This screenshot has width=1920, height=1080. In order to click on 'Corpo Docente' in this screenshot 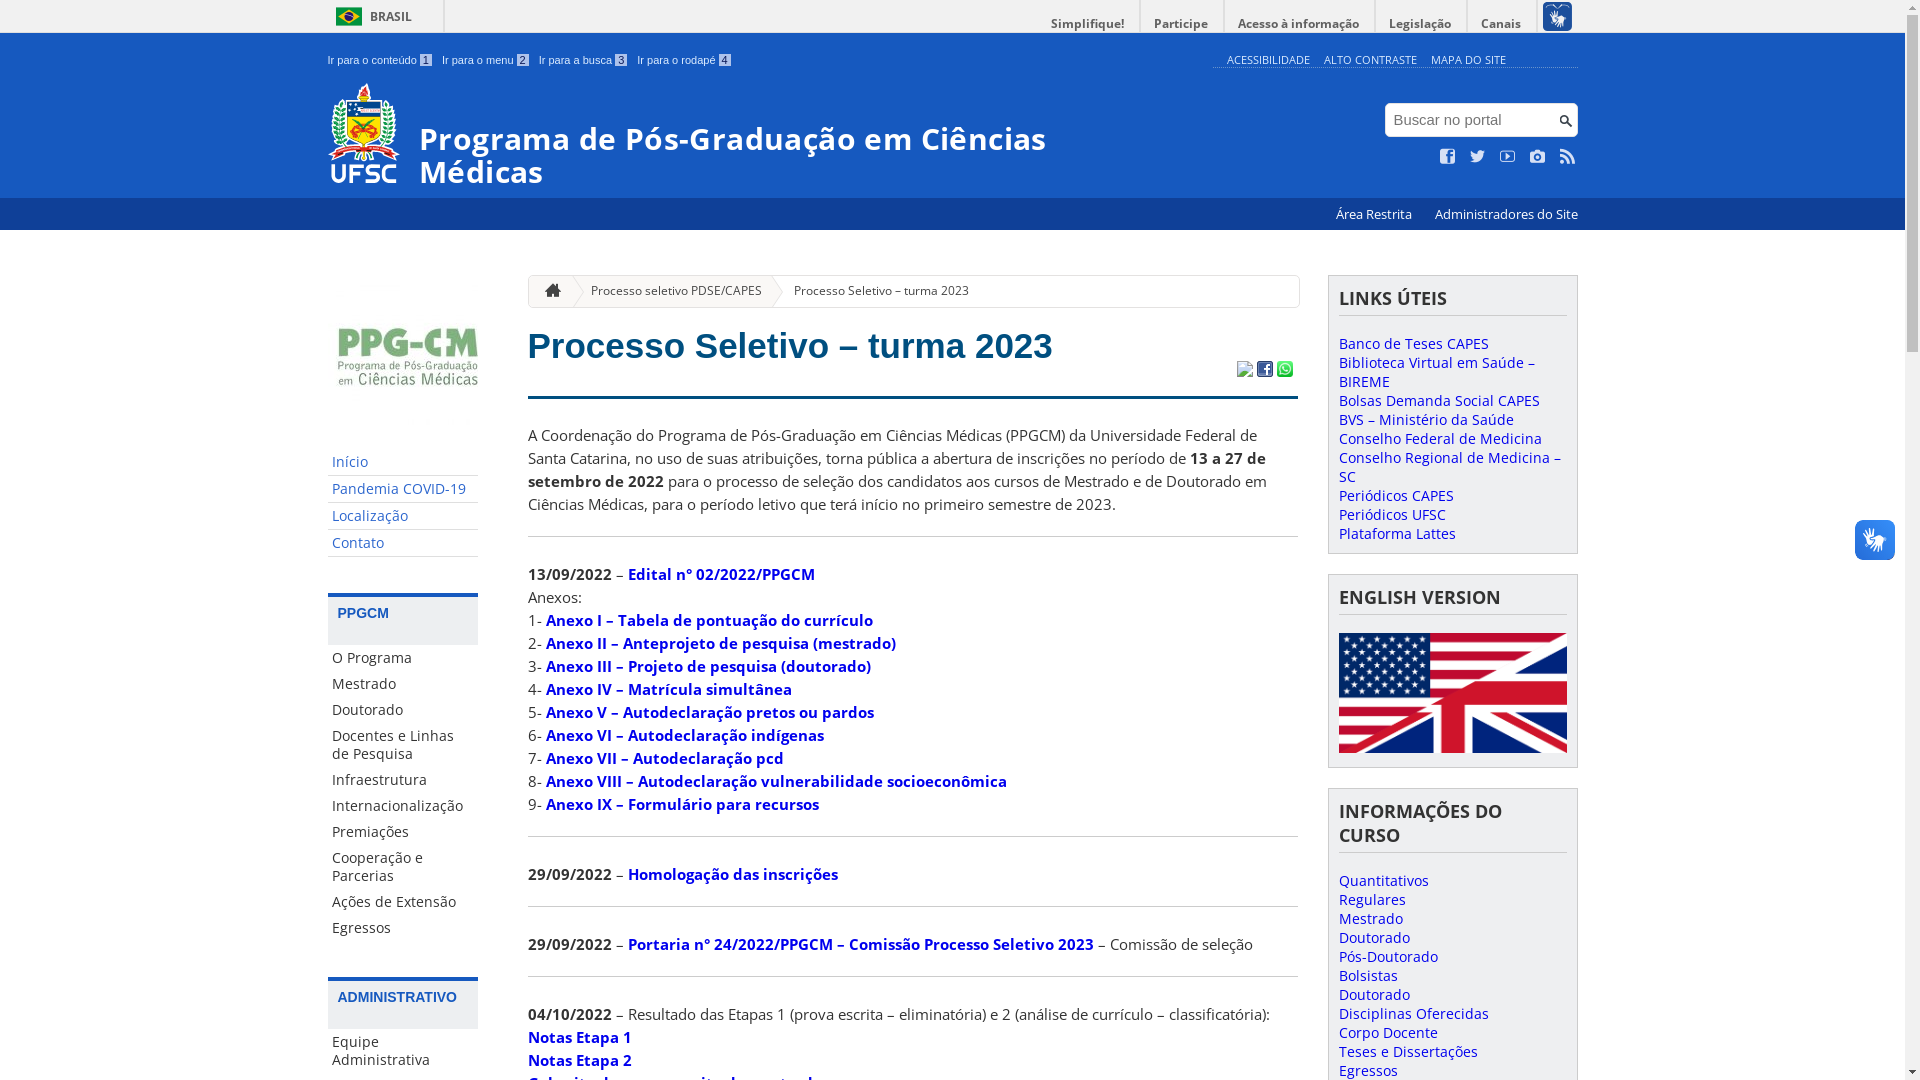, I will do `click(1386, 1032)`.